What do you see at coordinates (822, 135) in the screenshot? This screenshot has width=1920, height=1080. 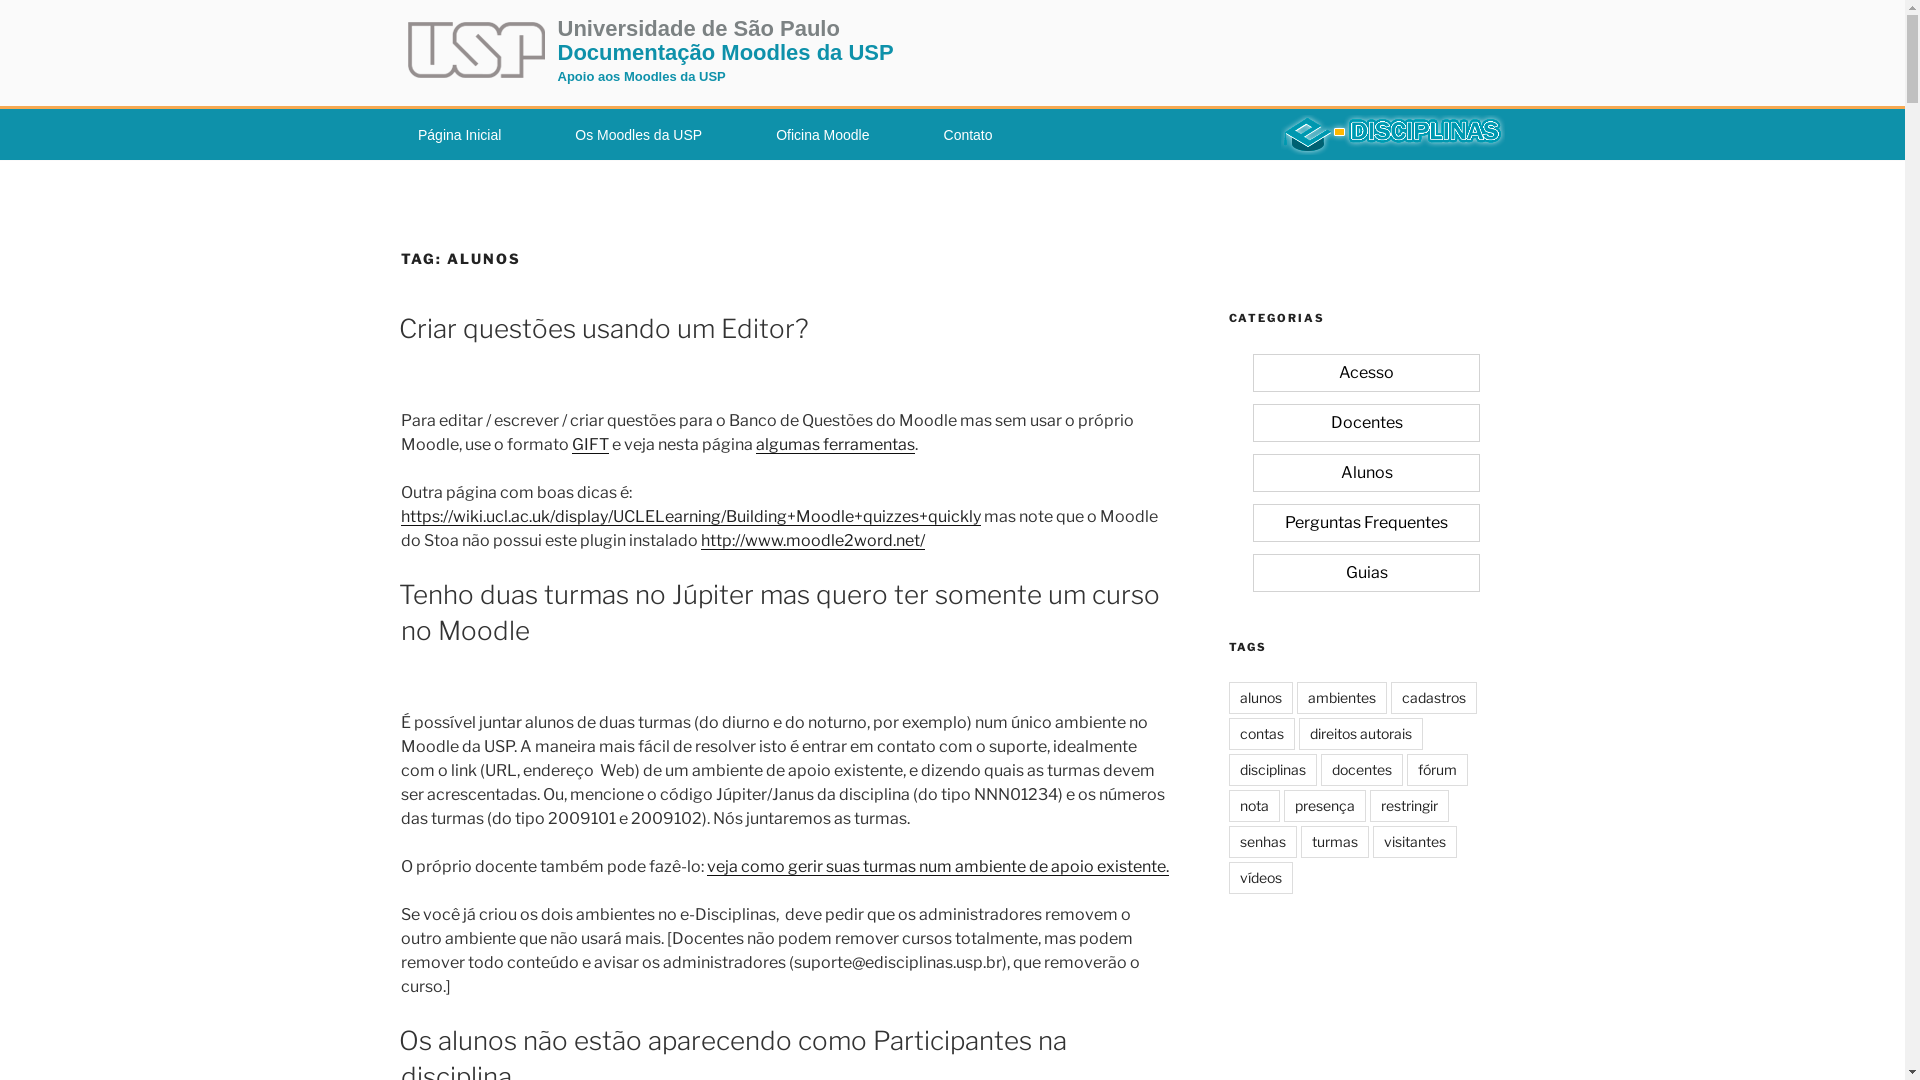 I see `'Oficina Moodle'` at bounding box center [822, 135].